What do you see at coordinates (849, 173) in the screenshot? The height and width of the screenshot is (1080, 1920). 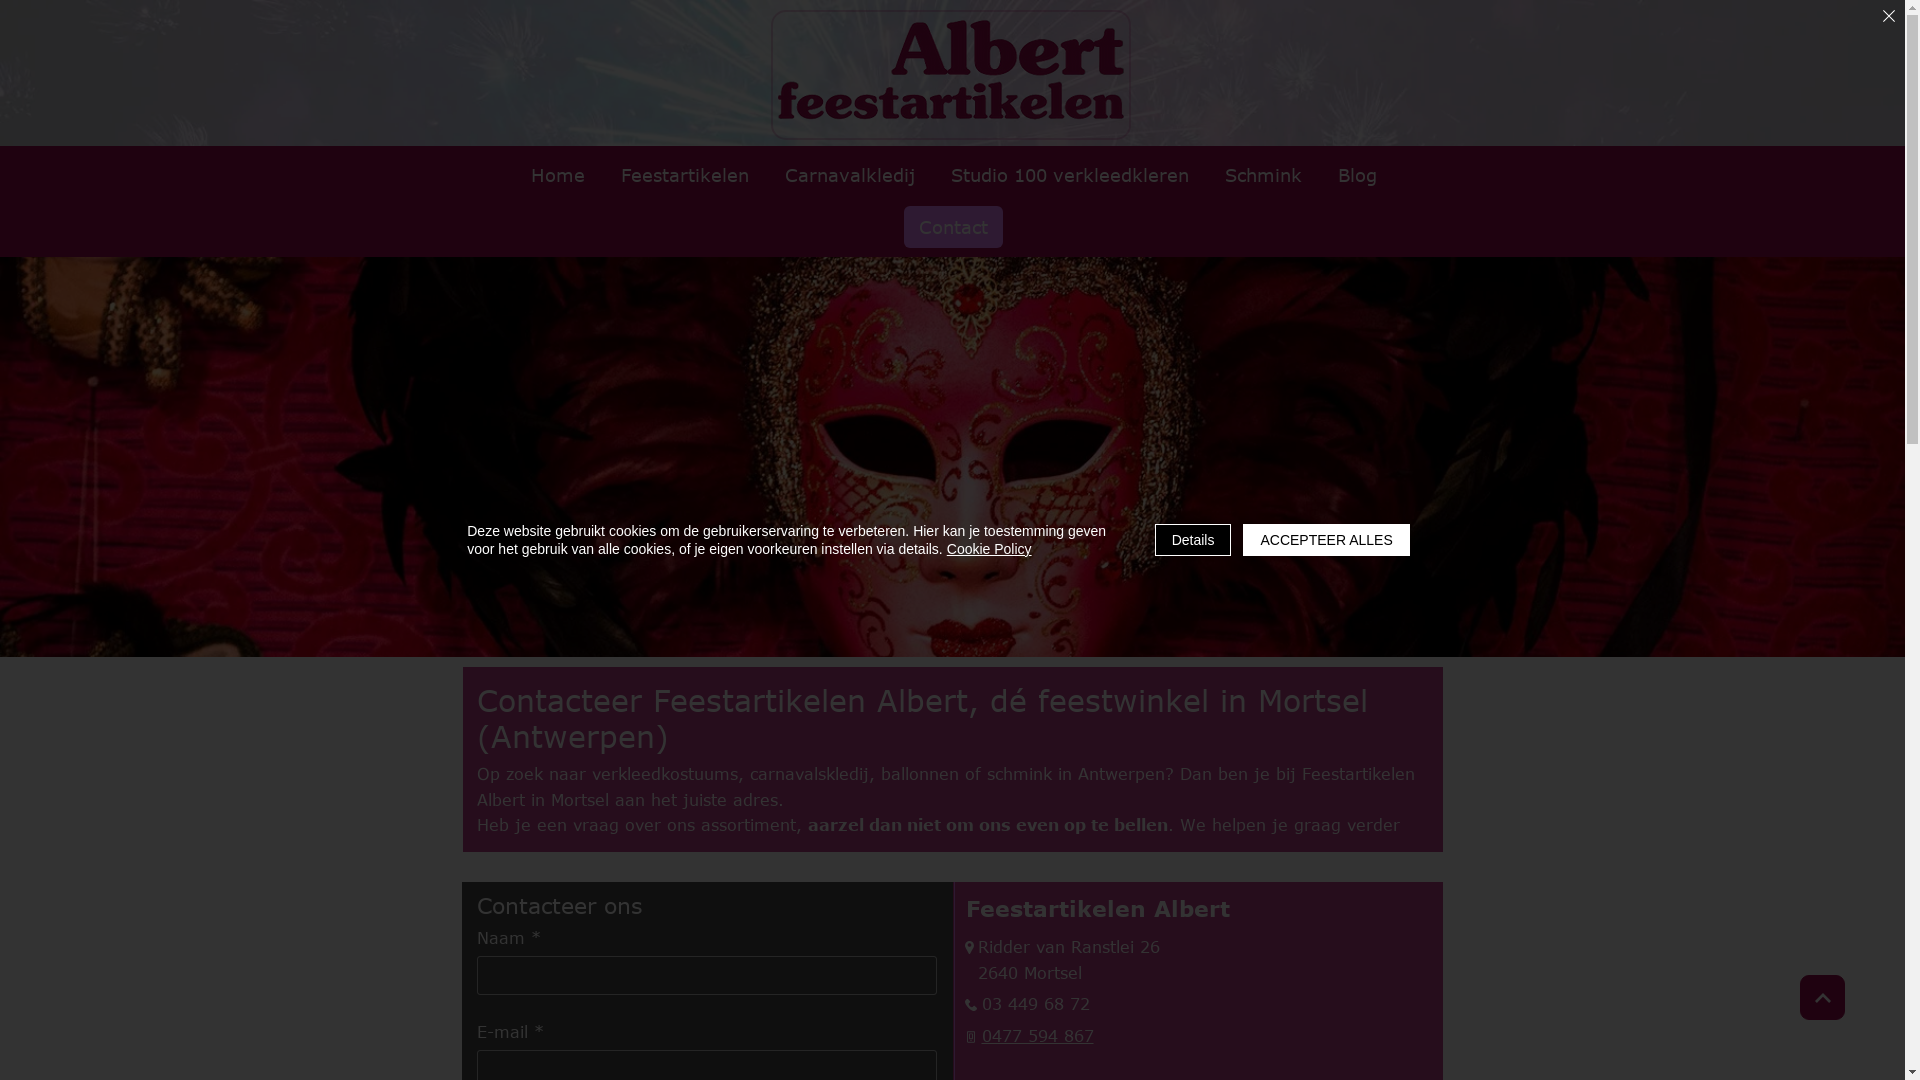 I see `'Carnavalkledij'` at bounding box center [849, 173].